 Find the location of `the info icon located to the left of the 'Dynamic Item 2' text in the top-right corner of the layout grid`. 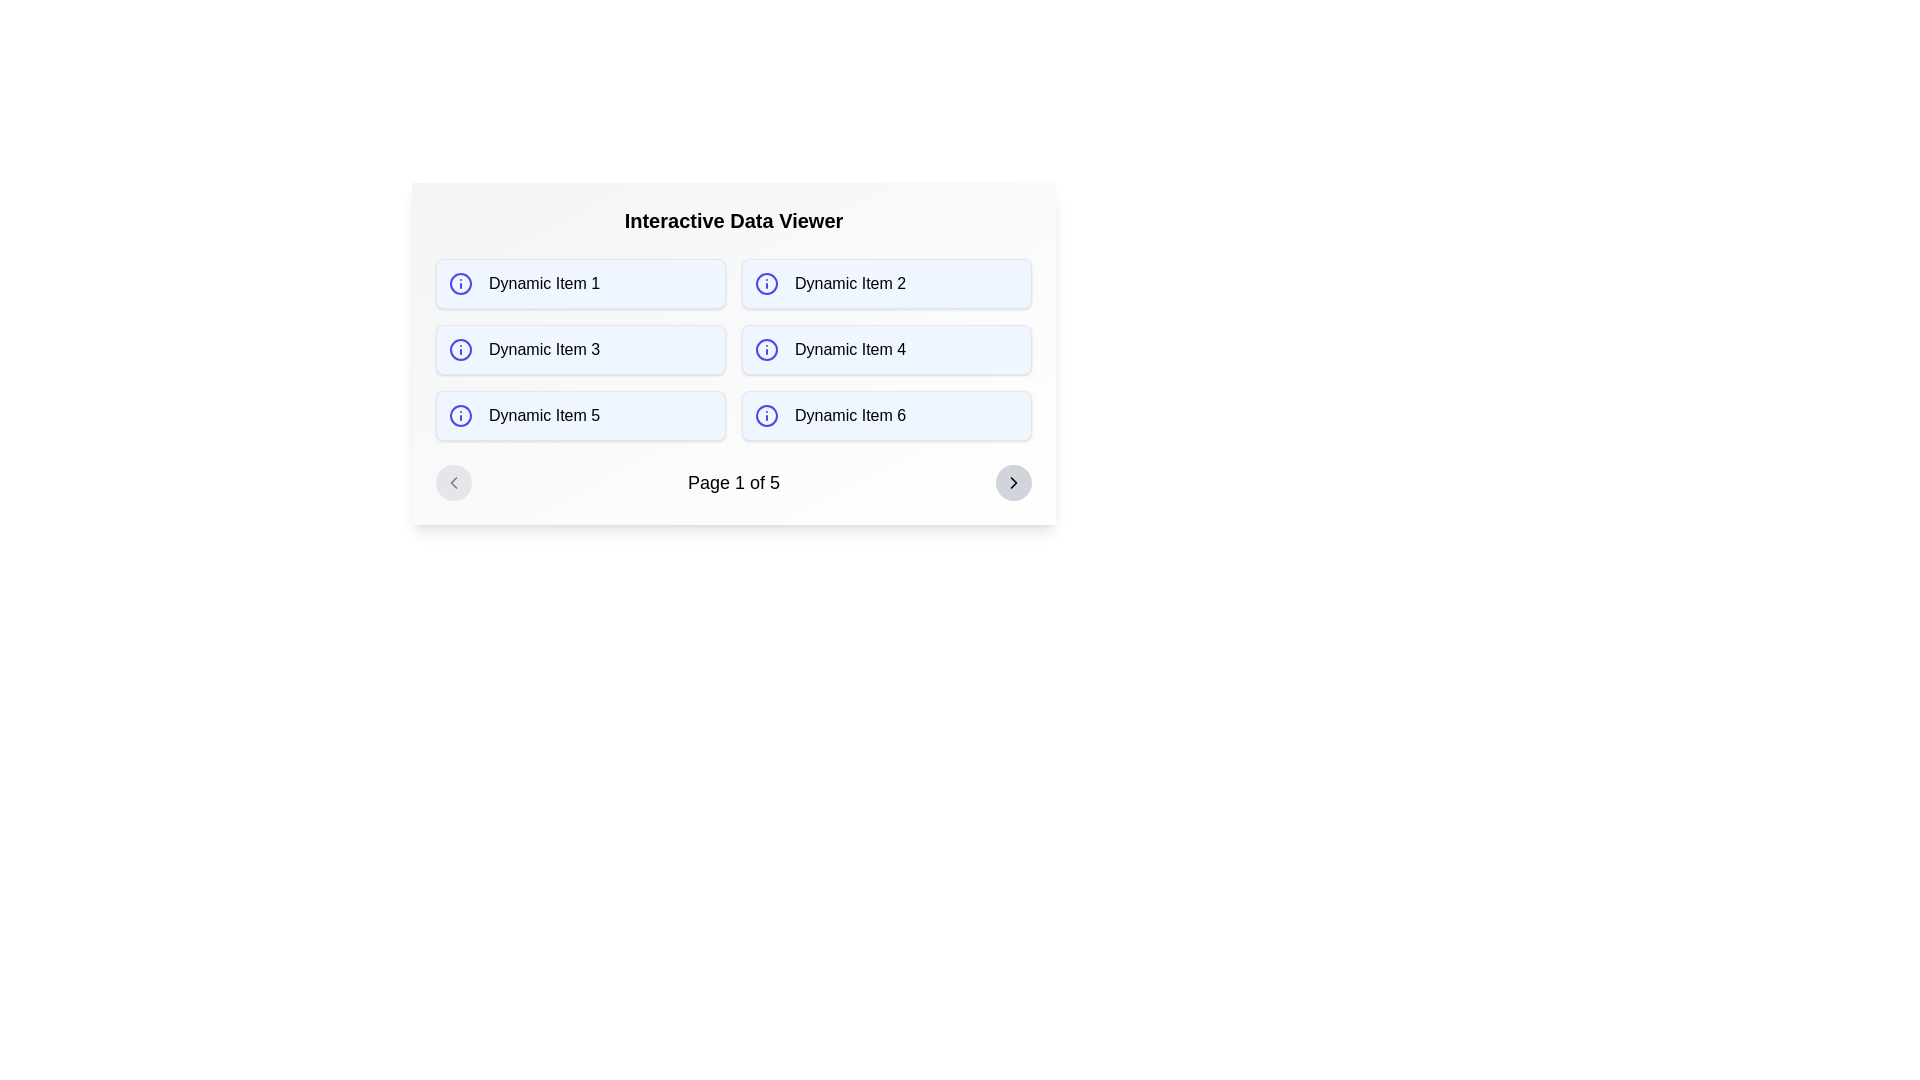

the info icon located to the left of the 'Dynamic Item 2' text in the top-right corner of the layout grid is located at coordinates (766, 284).